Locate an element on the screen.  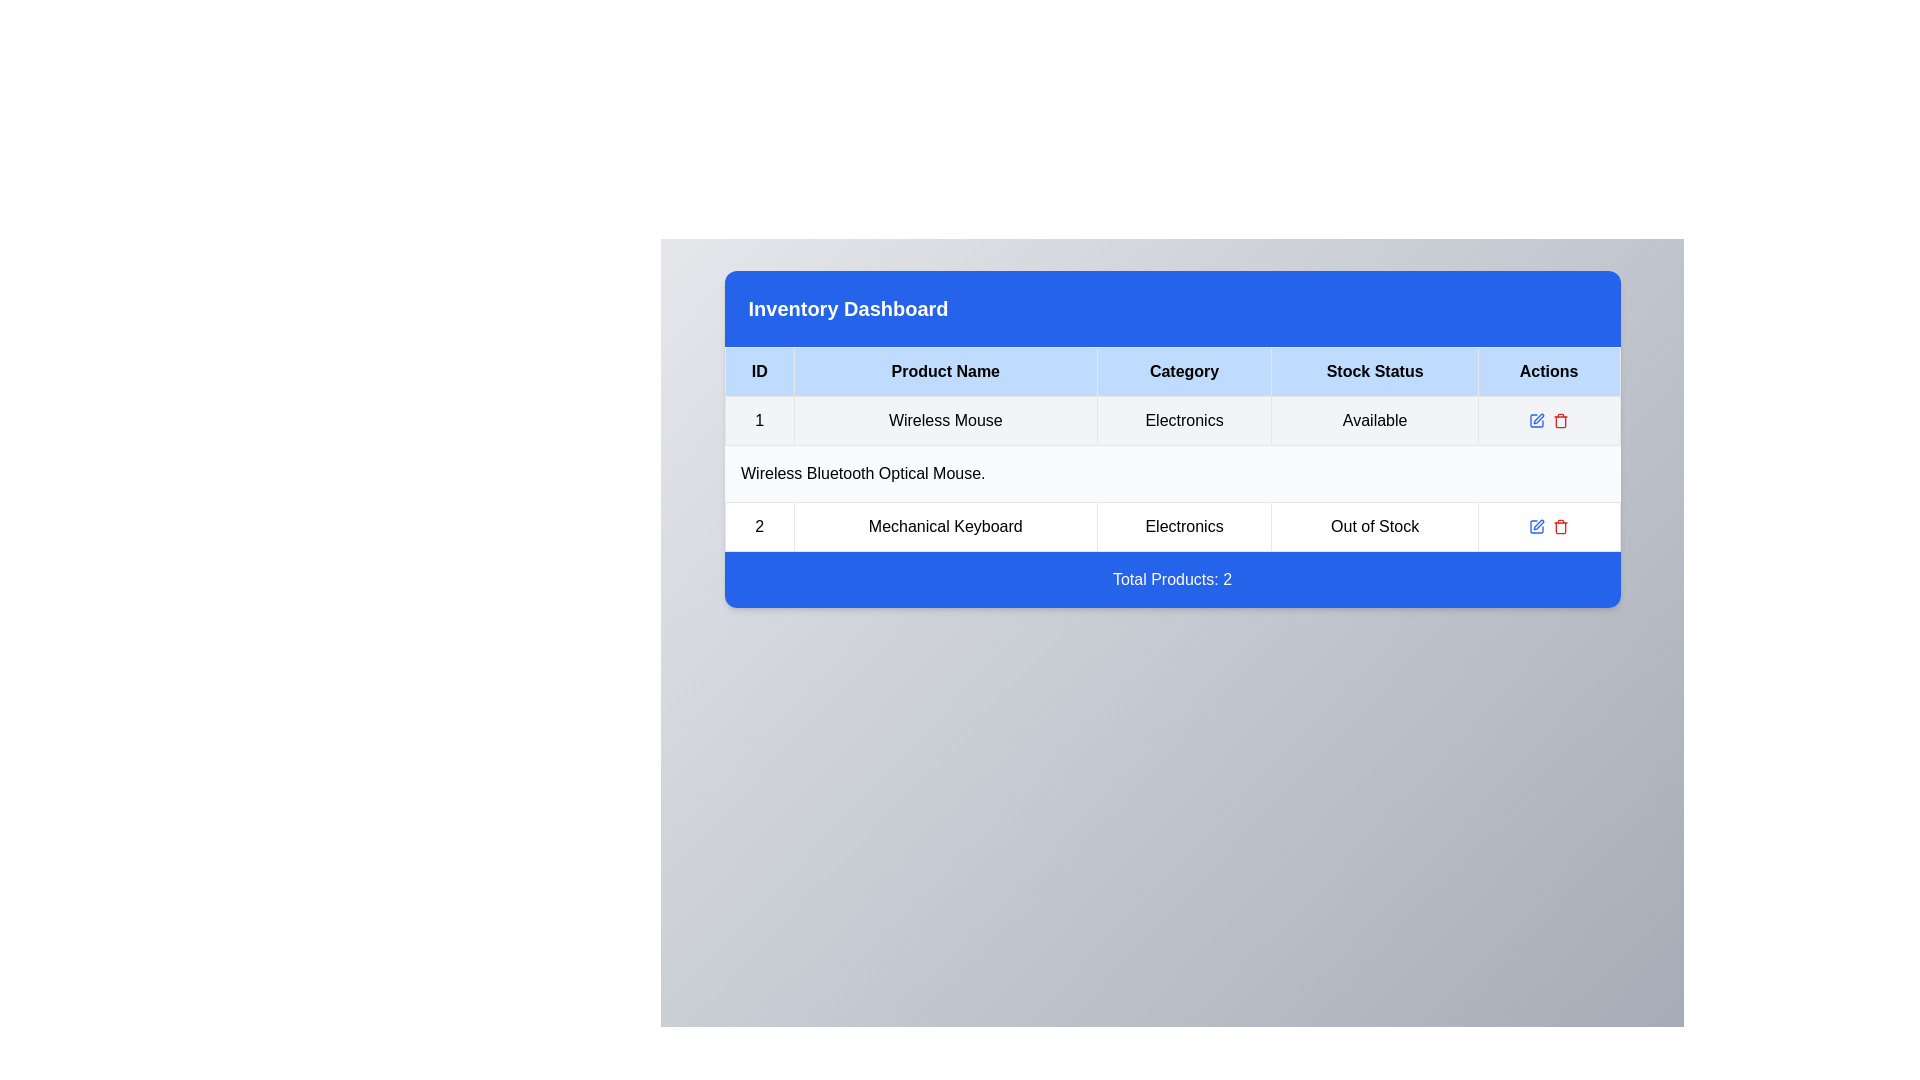
the blue pen icon in the 'Actions' column is located at coordinates (1536, 526).